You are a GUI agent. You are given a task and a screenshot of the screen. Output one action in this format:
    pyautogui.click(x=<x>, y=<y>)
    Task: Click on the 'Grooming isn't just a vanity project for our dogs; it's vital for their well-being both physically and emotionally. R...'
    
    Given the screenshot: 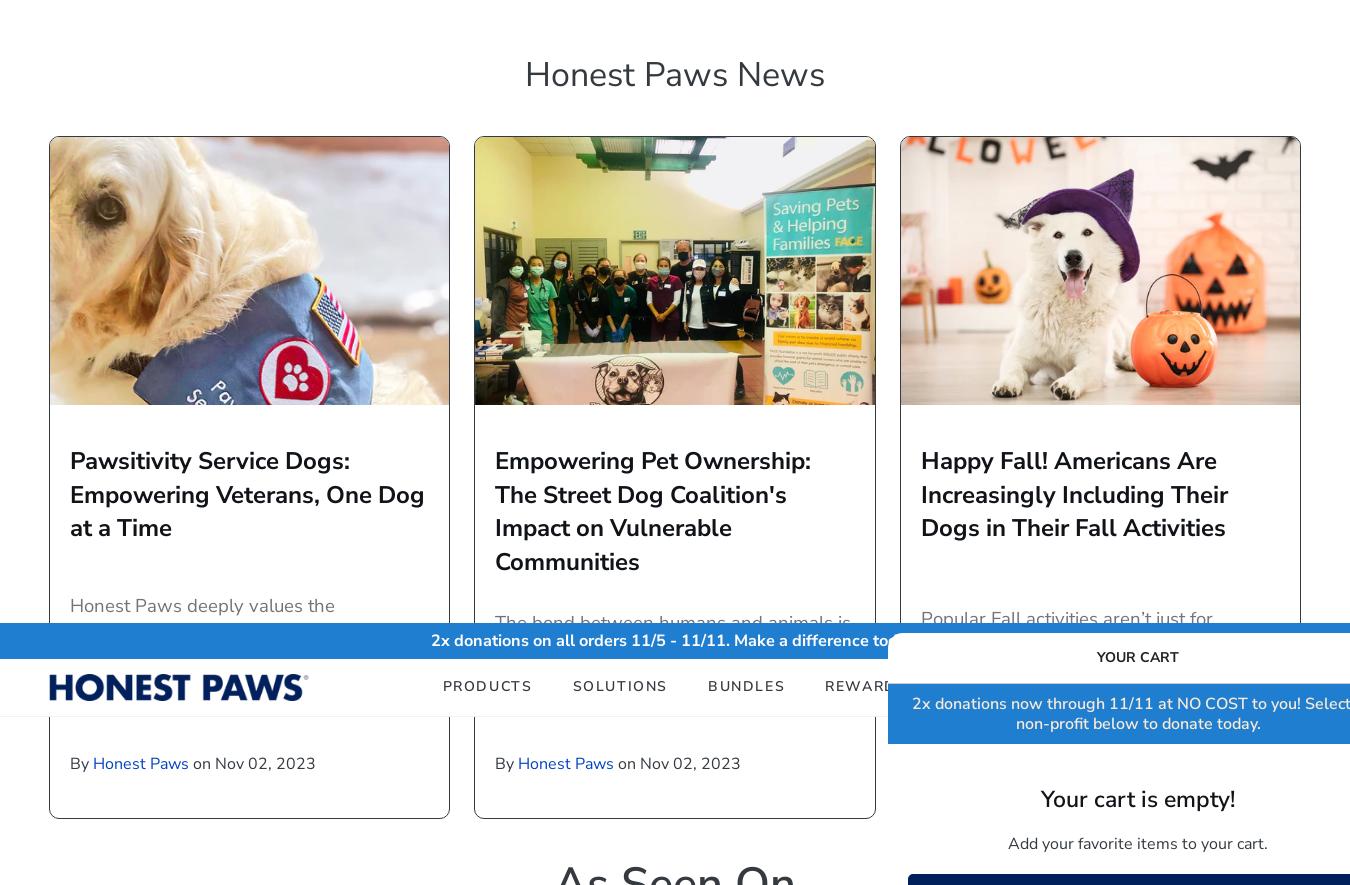 What is the action you would take?
    pyautogui.click(x=1098, y=110)
    